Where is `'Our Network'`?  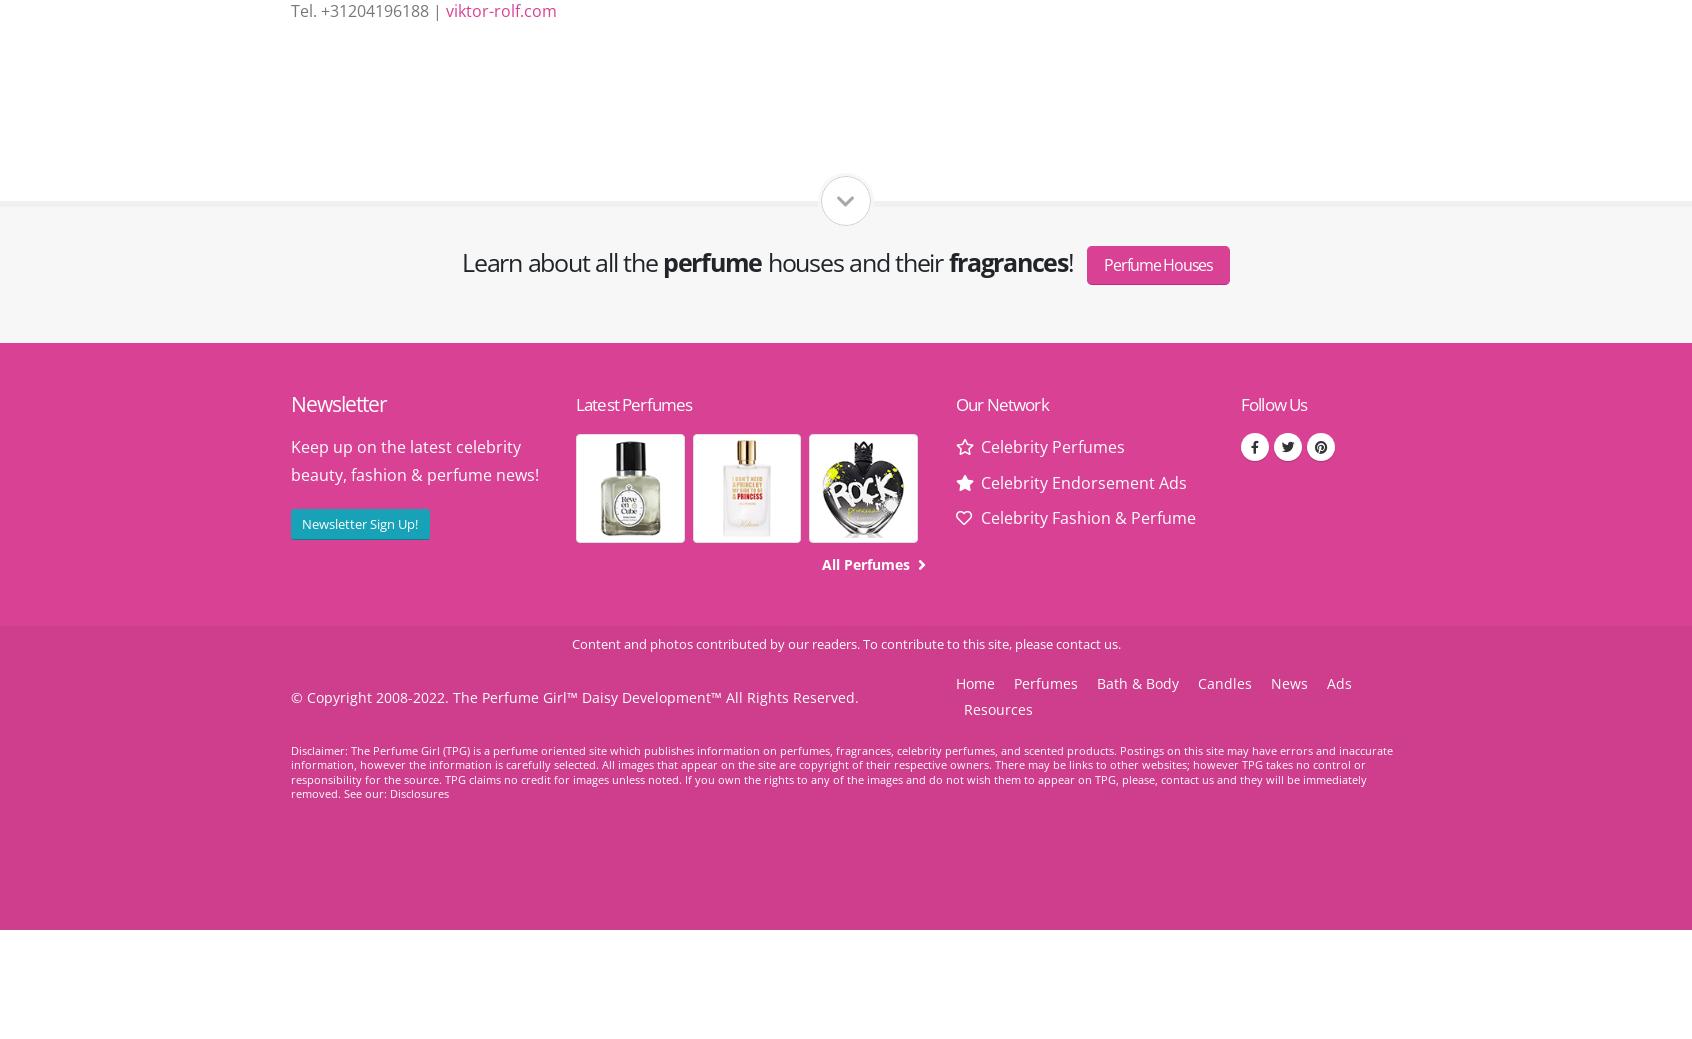 'Our Network' is located at coordinates (1001, 403).